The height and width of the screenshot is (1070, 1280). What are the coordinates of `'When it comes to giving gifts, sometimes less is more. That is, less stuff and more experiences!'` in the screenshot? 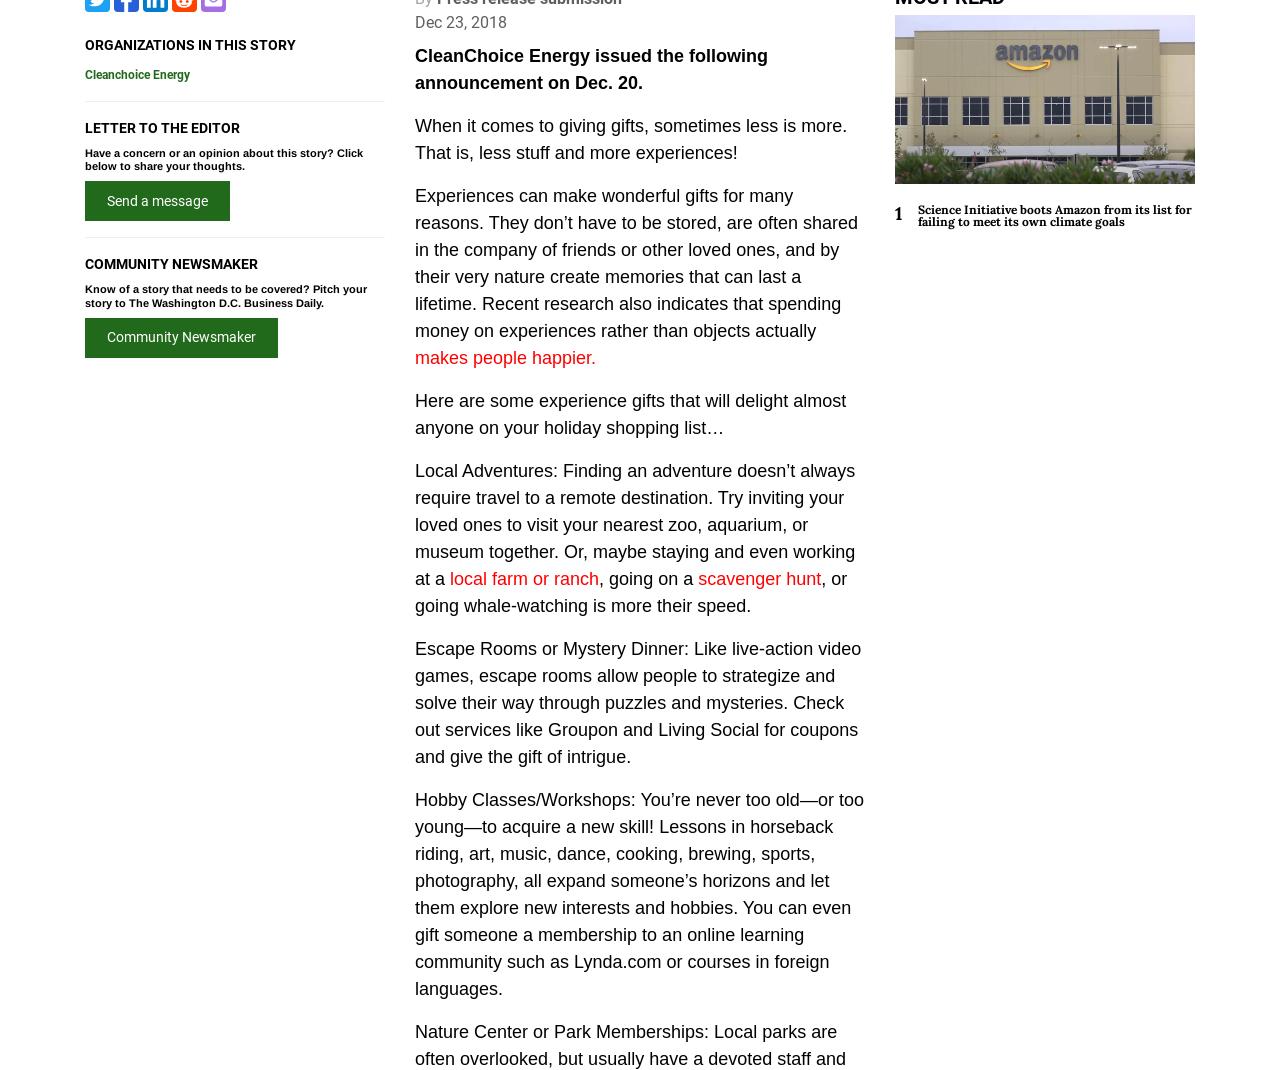 It's located at (630, 139).